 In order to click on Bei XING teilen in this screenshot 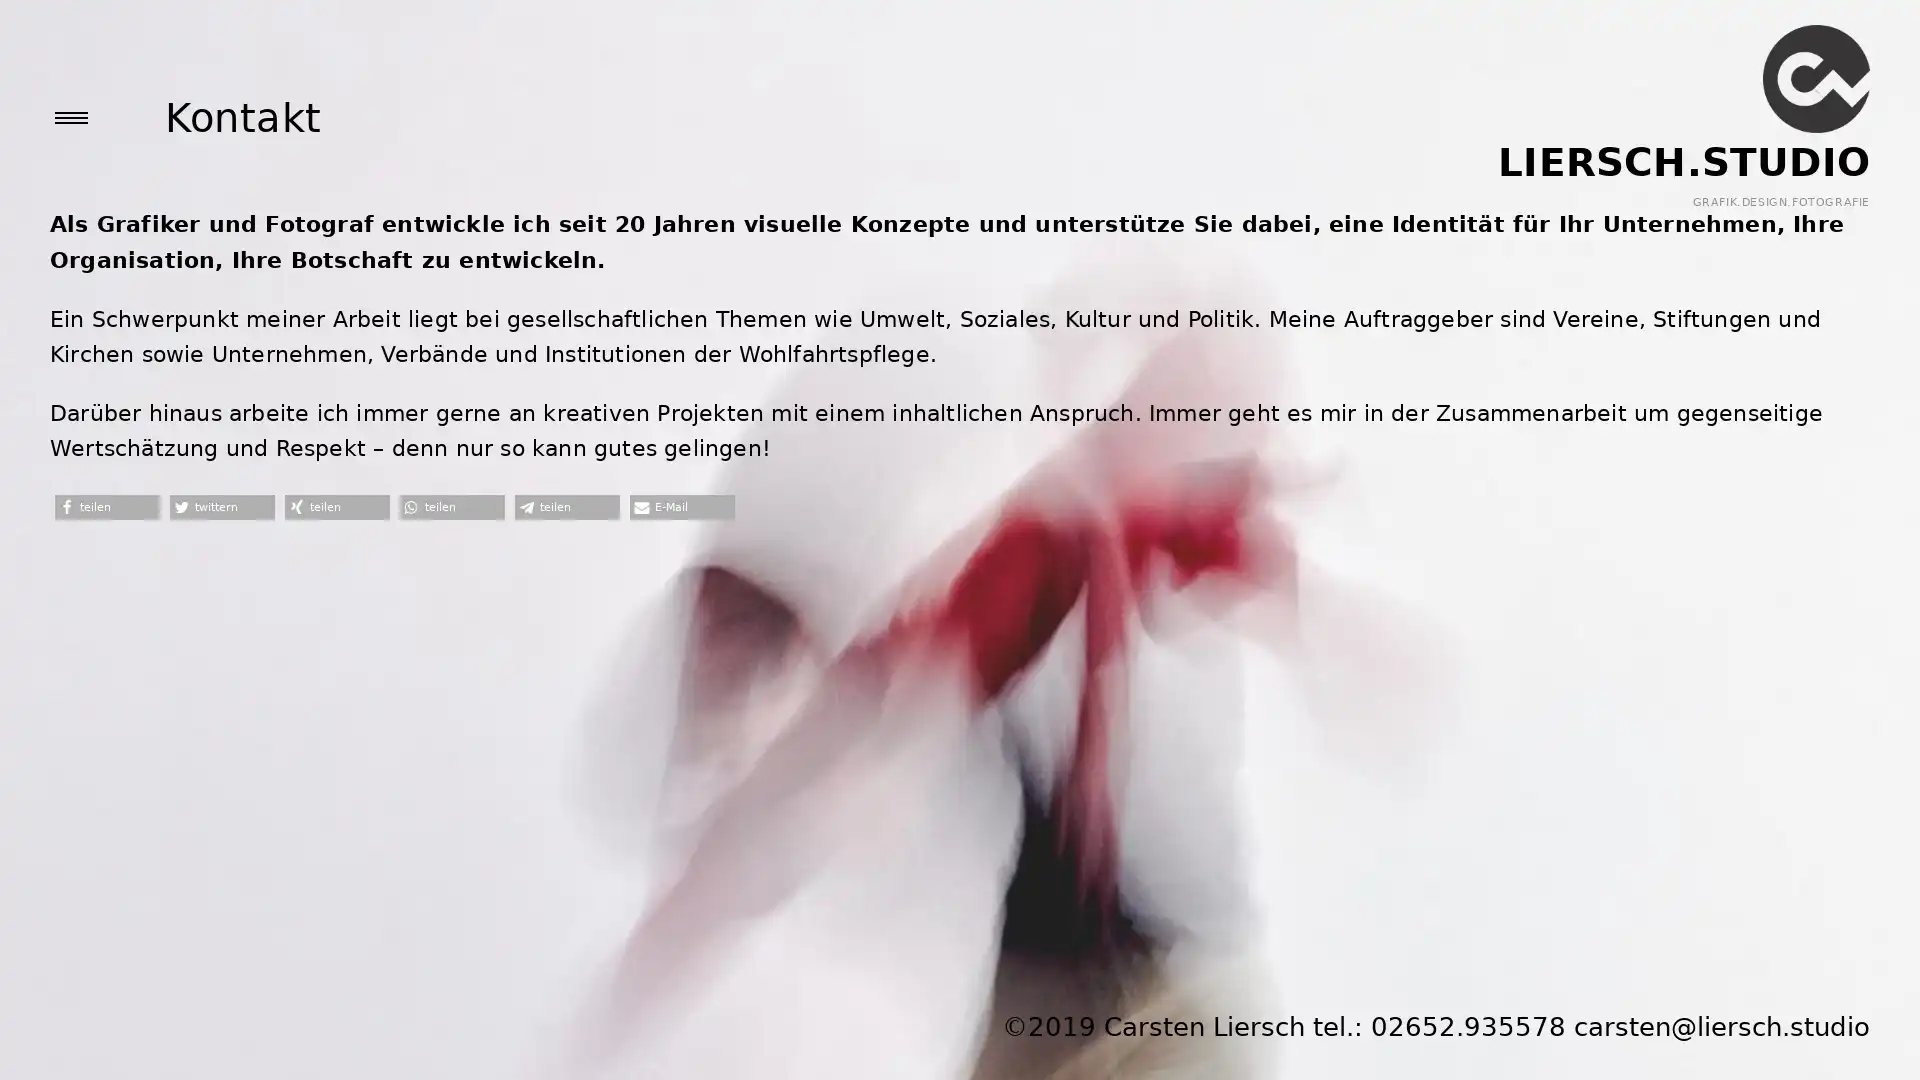, I will do `click(337, 751)`.